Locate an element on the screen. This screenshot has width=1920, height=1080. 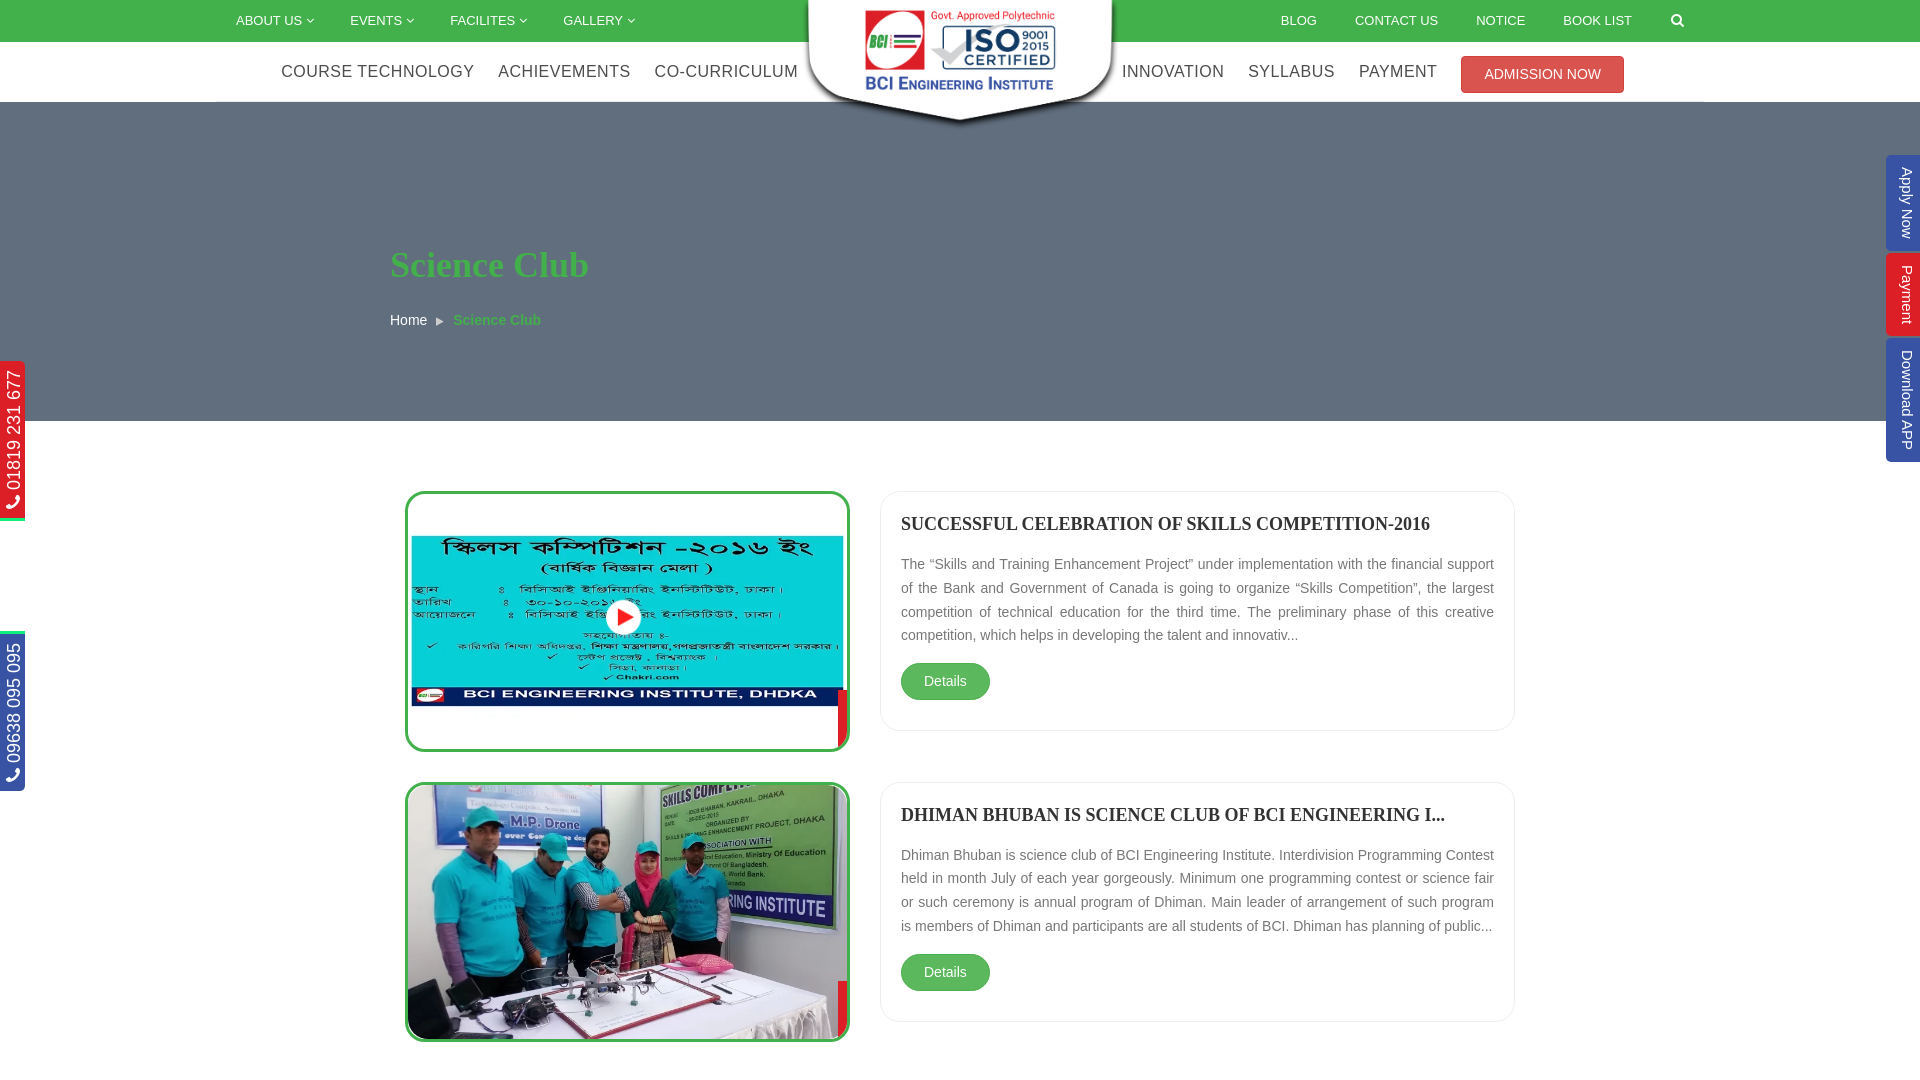
'PAYMENT' is located at coordinates (1396, 73).